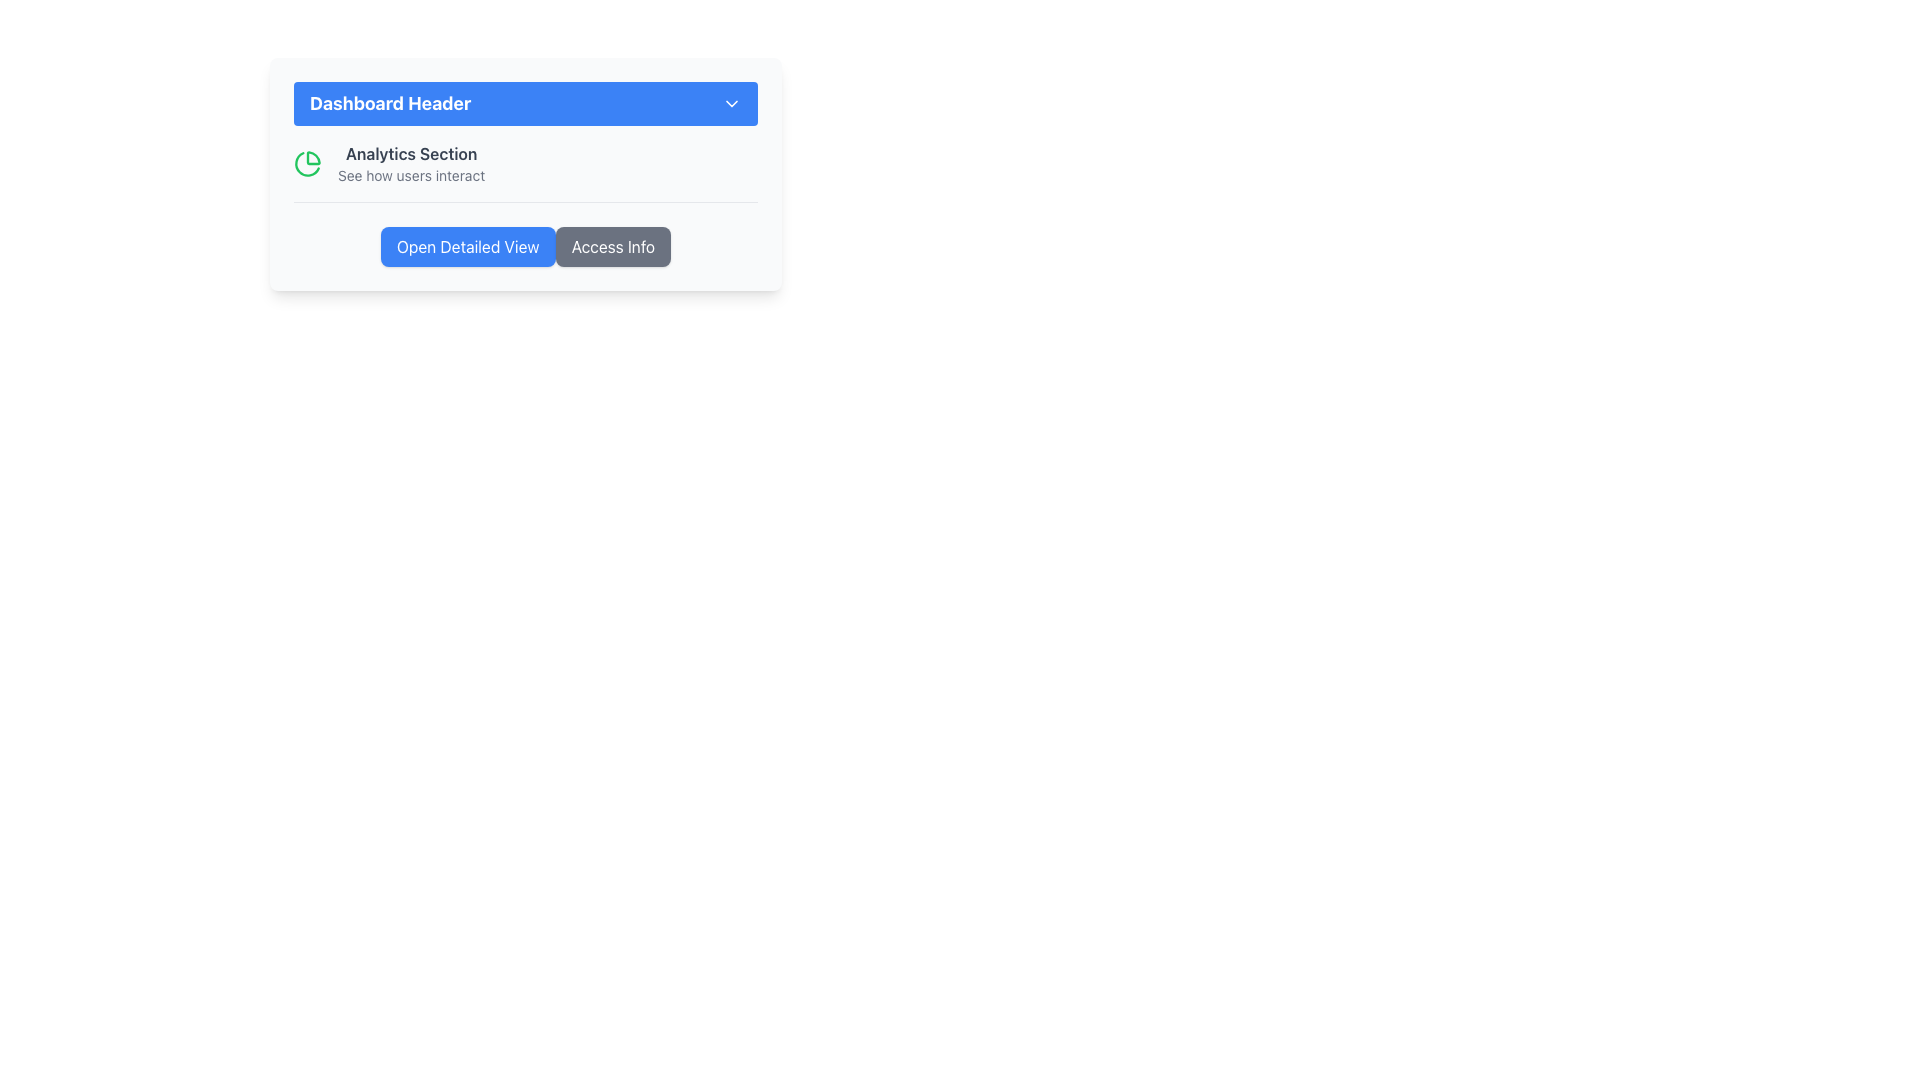 This screenshot has width=1920, height=1080. Describe the element at coordinates (467, 245) in the screenshot. I see `the 'Open Detailed View' button located in the 'Analytics Section' to make it active` at that location.